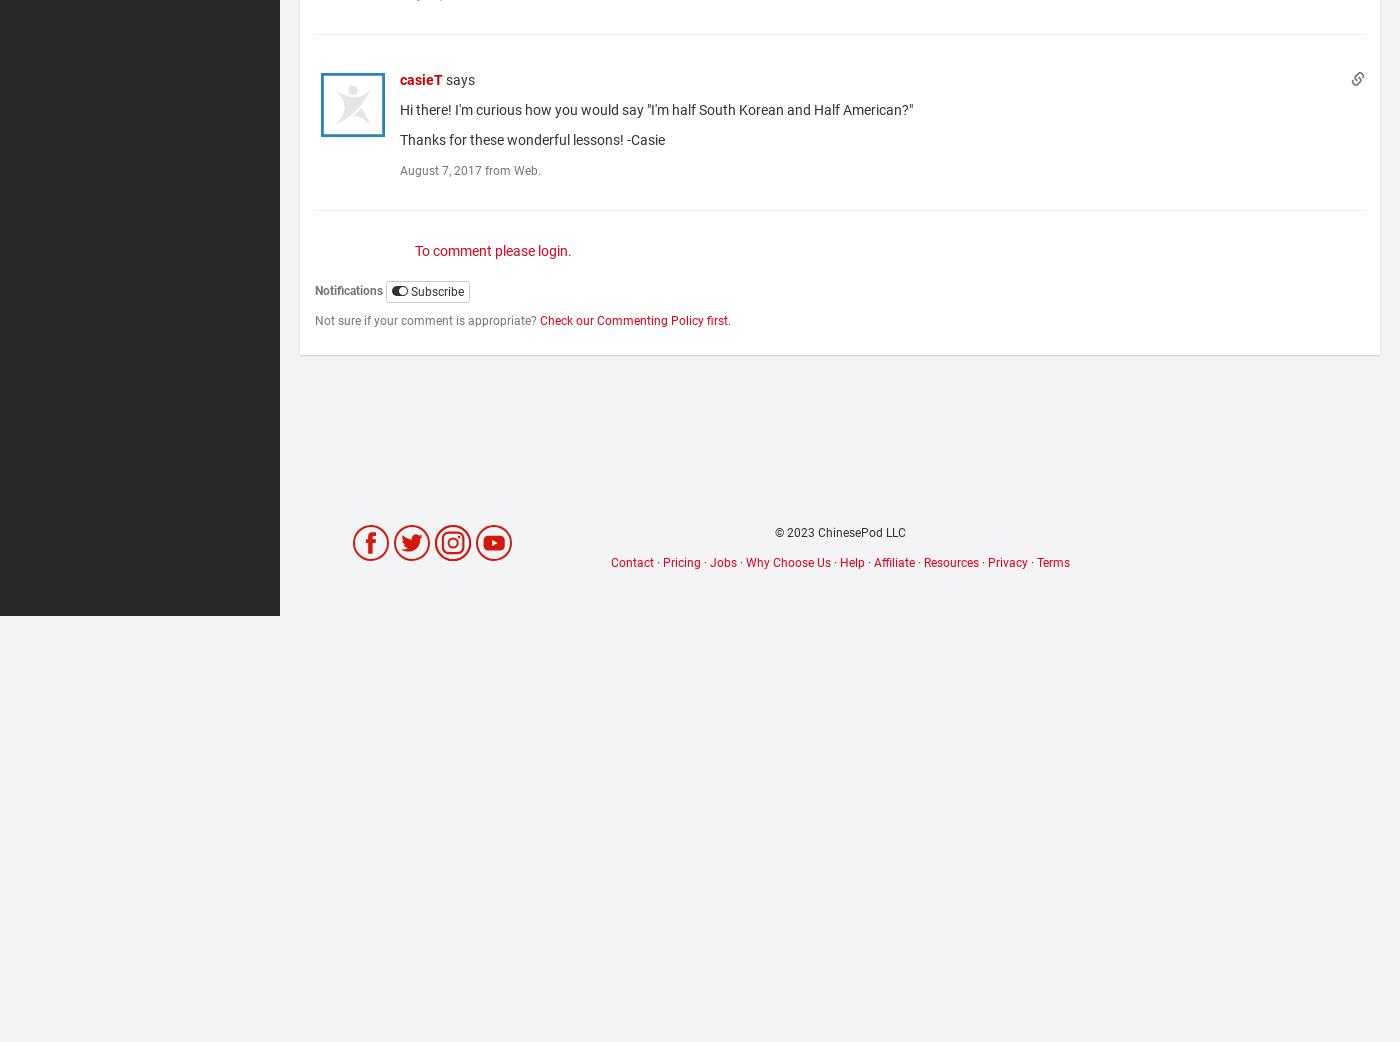 The width and height of the screenshot is (1400, 1042). I want to click on 'Check our Commenting Policy first.', so click(539, 321).